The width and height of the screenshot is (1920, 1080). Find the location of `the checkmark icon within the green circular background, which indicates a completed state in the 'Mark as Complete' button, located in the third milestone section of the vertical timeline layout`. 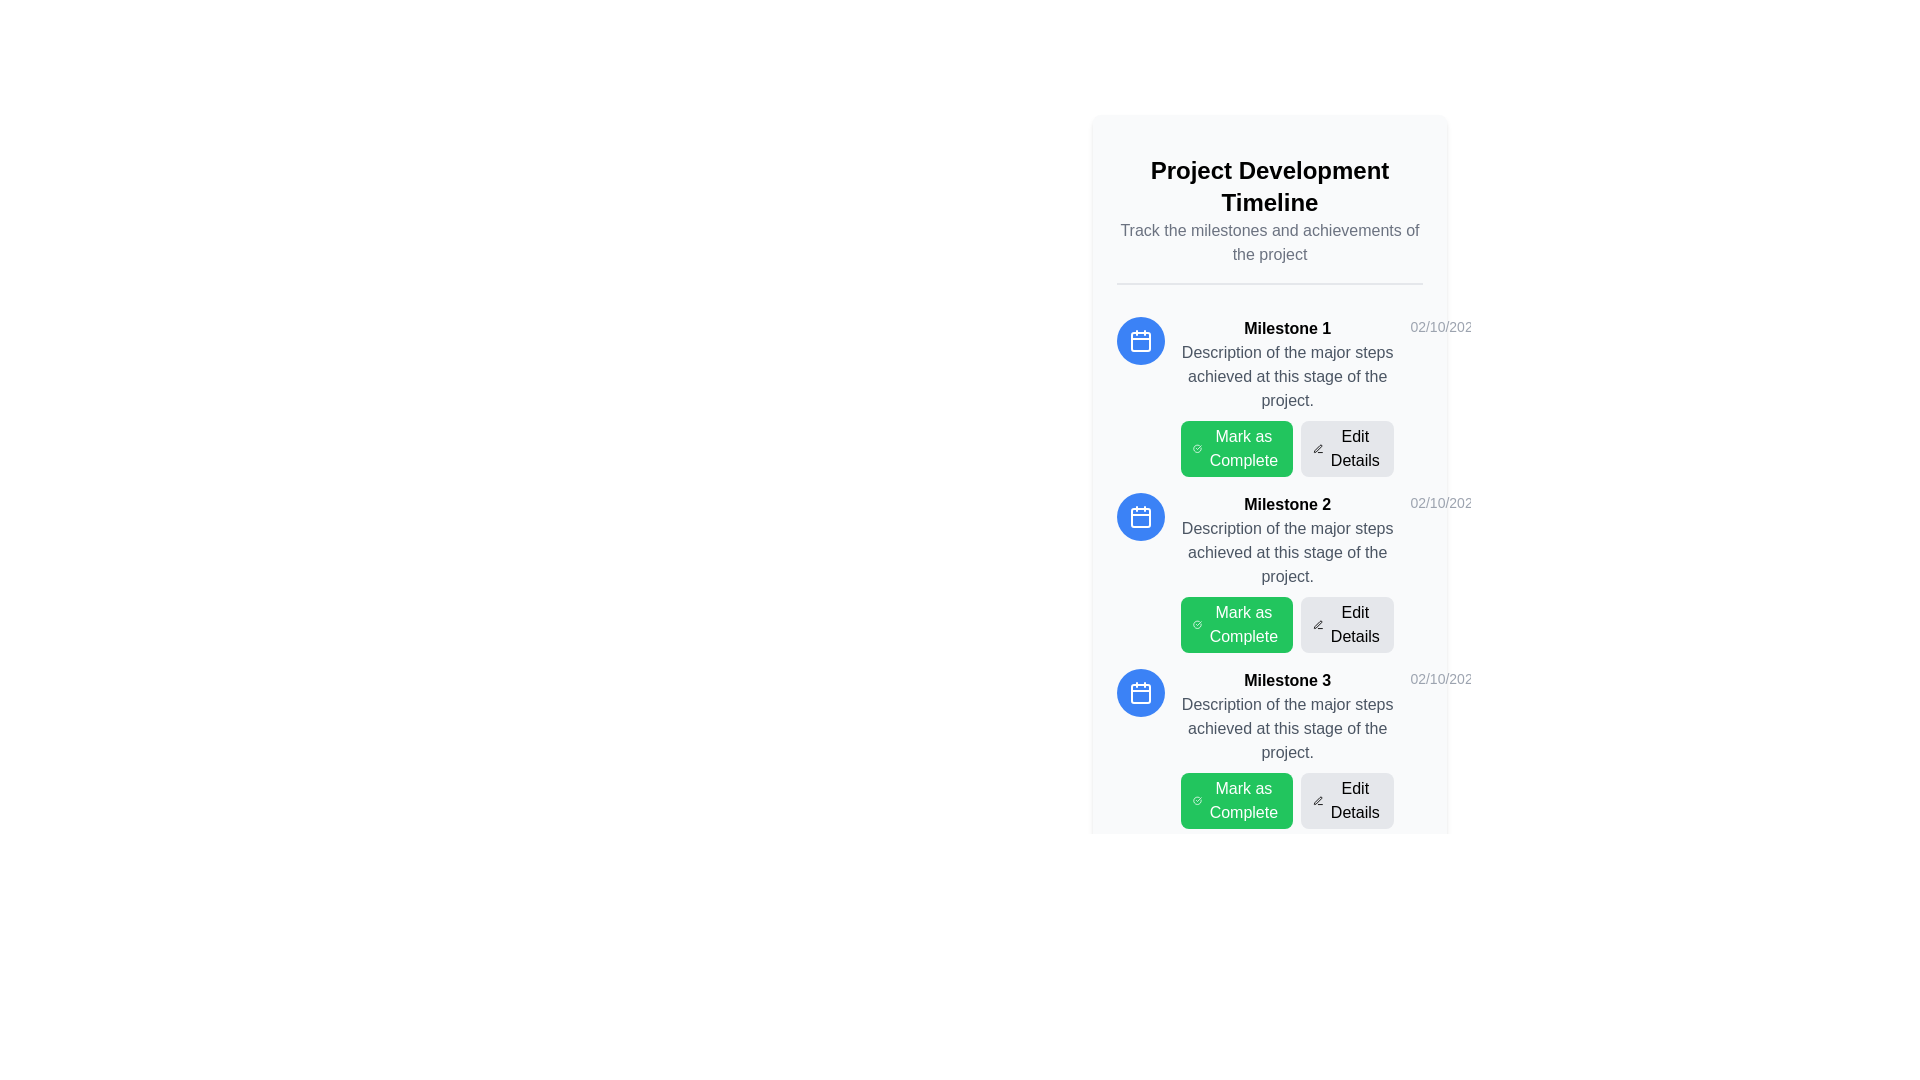

the checkmark icon within the green circular background, which indicates a completed state in the 'Mark as Complete' button, located in the third milestone section of the vertical timeline layout is located at coordinates (1197, 623).